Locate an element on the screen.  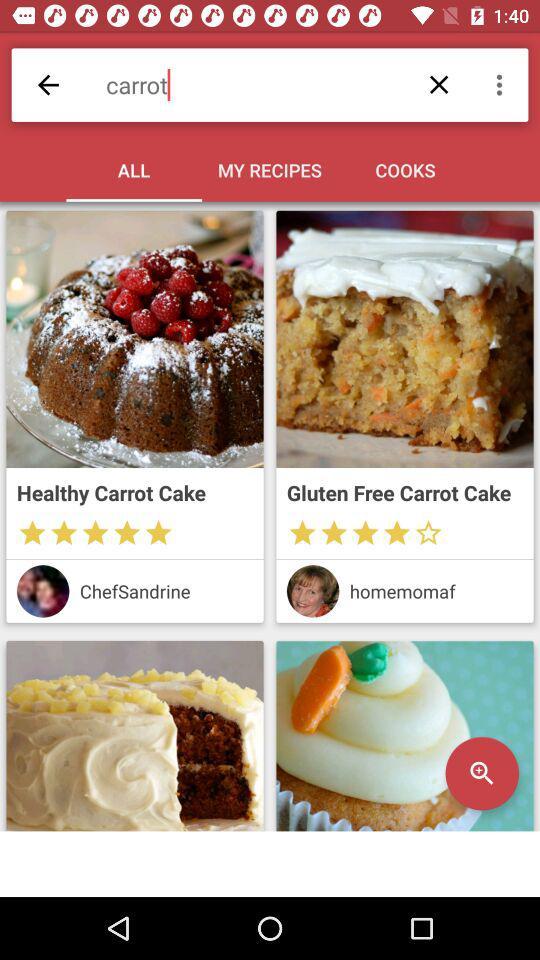
the result comes with image is located at coordinates (405, 339).